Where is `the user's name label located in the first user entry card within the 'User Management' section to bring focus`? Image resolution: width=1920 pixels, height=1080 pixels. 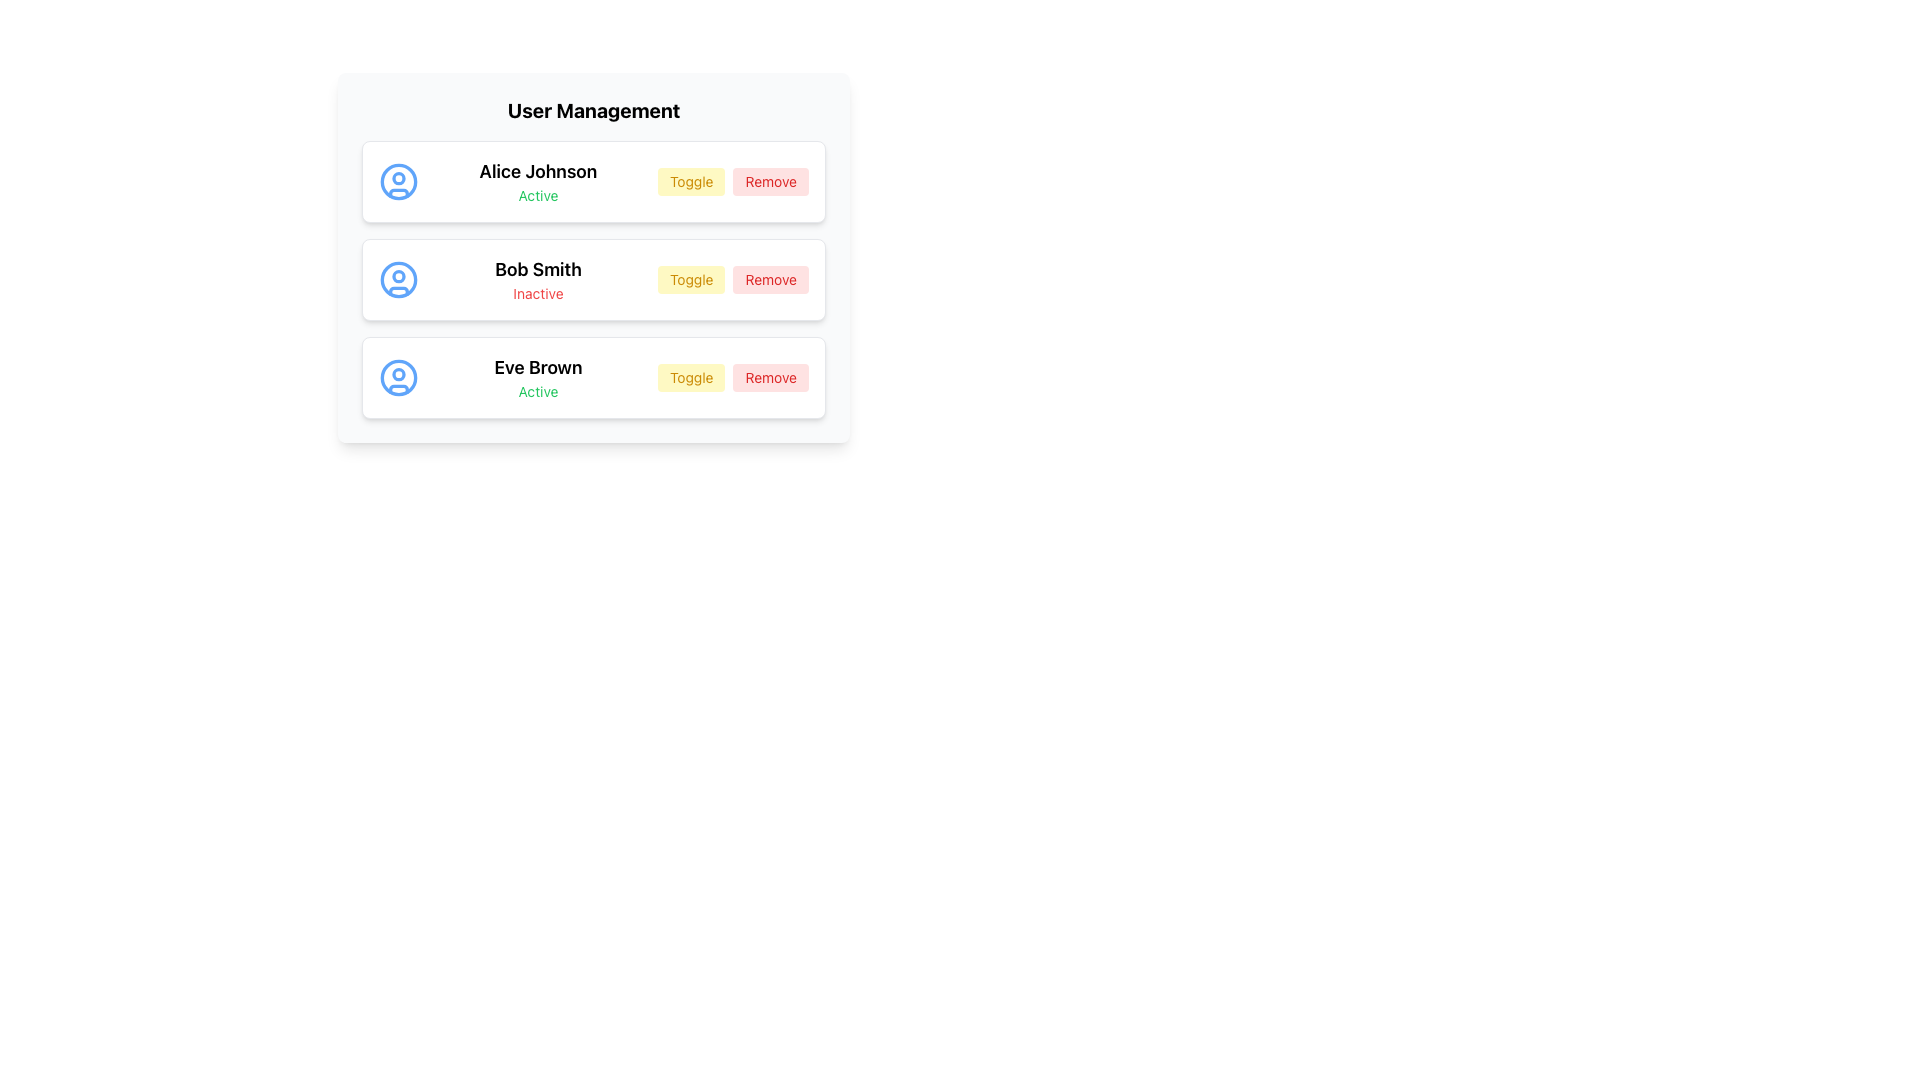 the user's name label located in the first user entry card within the 'User Management' section to bring focus is located at coordinates (538, 171).